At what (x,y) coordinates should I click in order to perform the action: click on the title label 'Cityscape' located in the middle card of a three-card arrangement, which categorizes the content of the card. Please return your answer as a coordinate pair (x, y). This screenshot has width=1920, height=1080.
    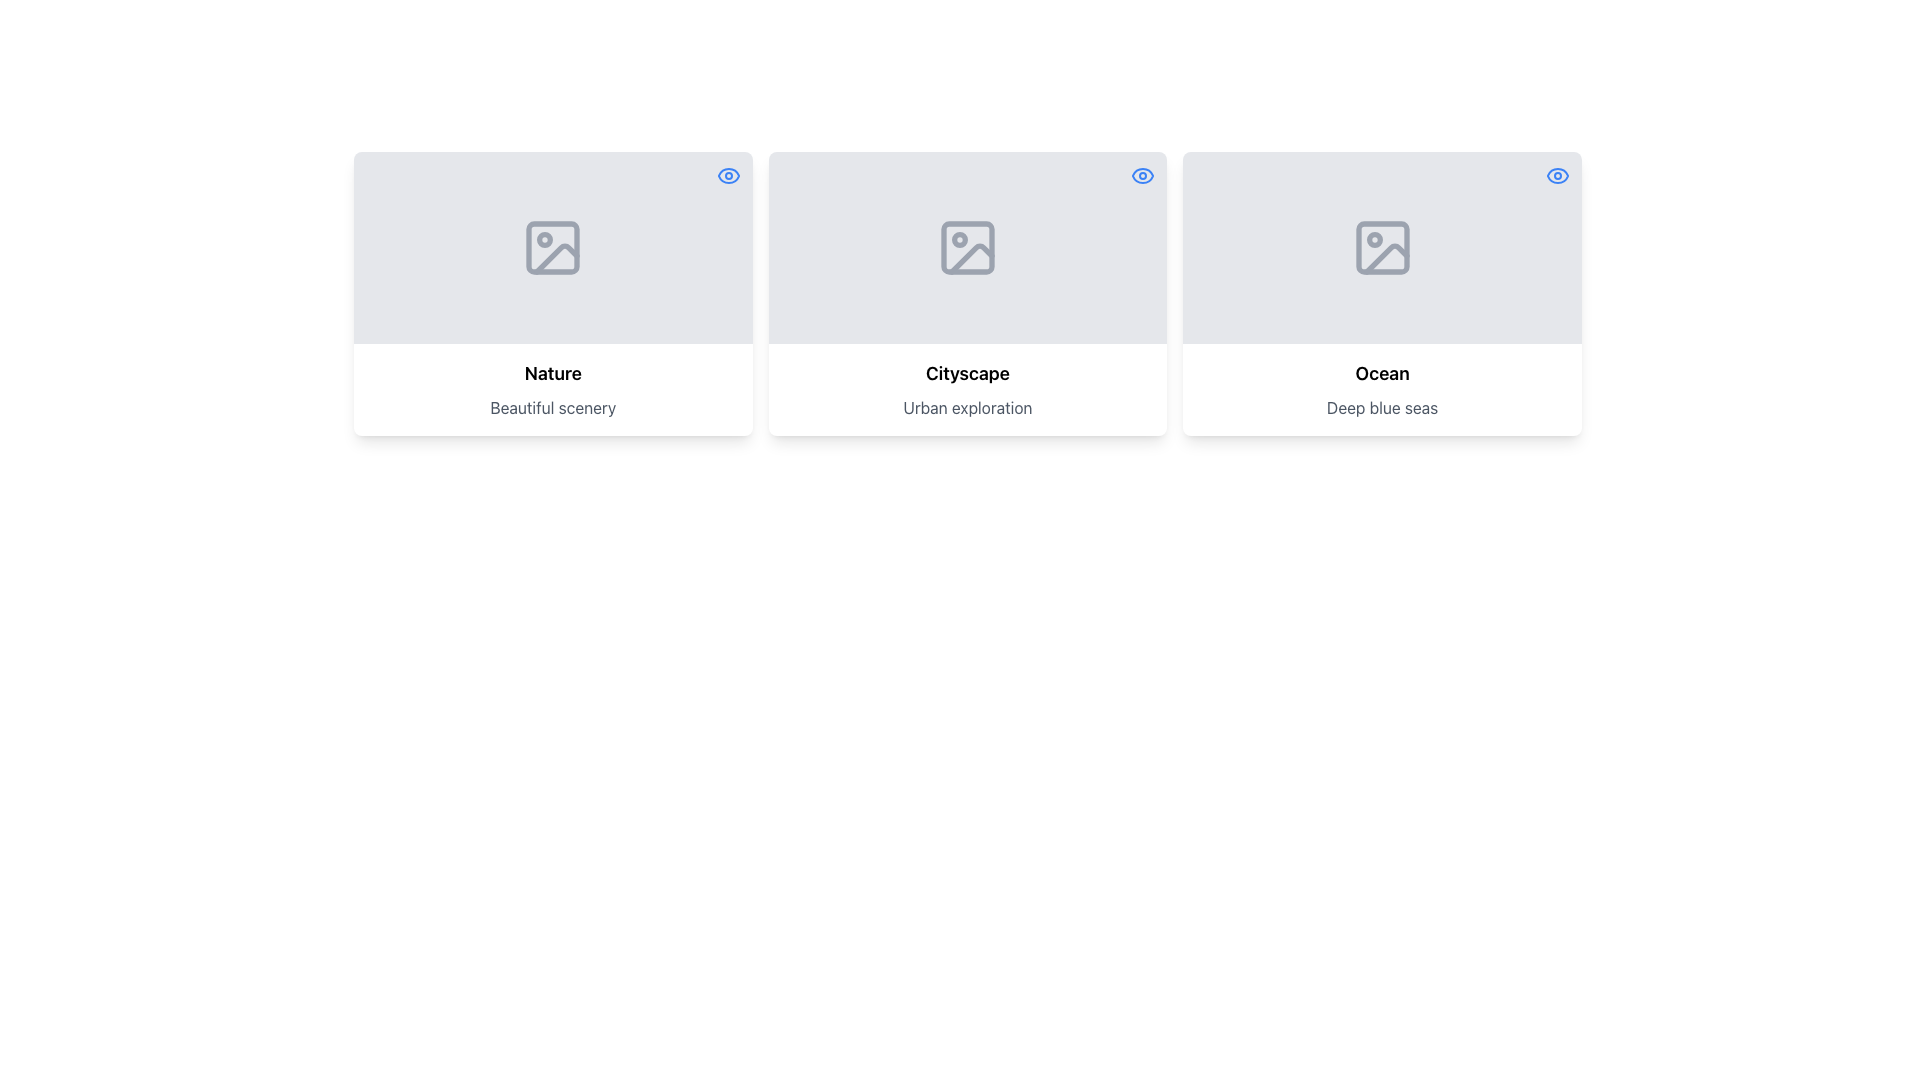
    Looking at the image, I should click on (968, 374).